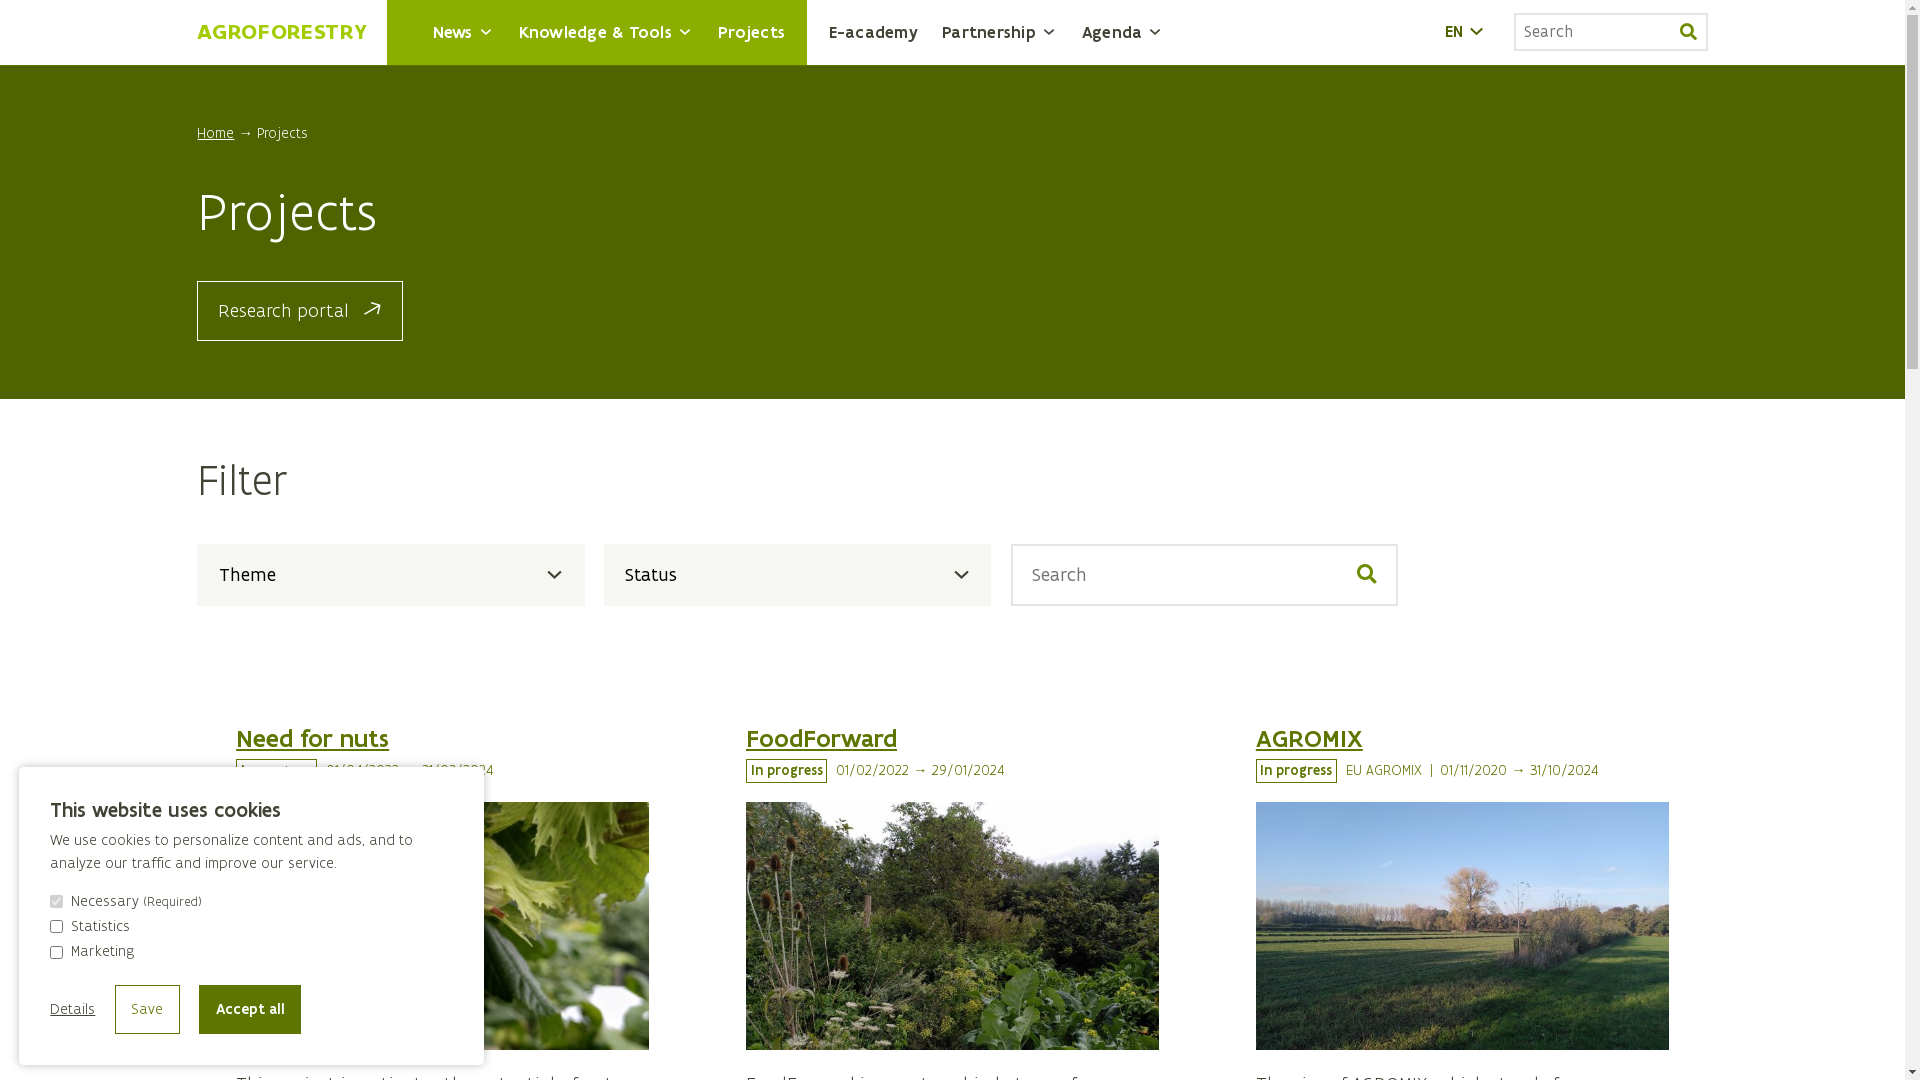  I want to click on 'E-academy', so click(873, 31).